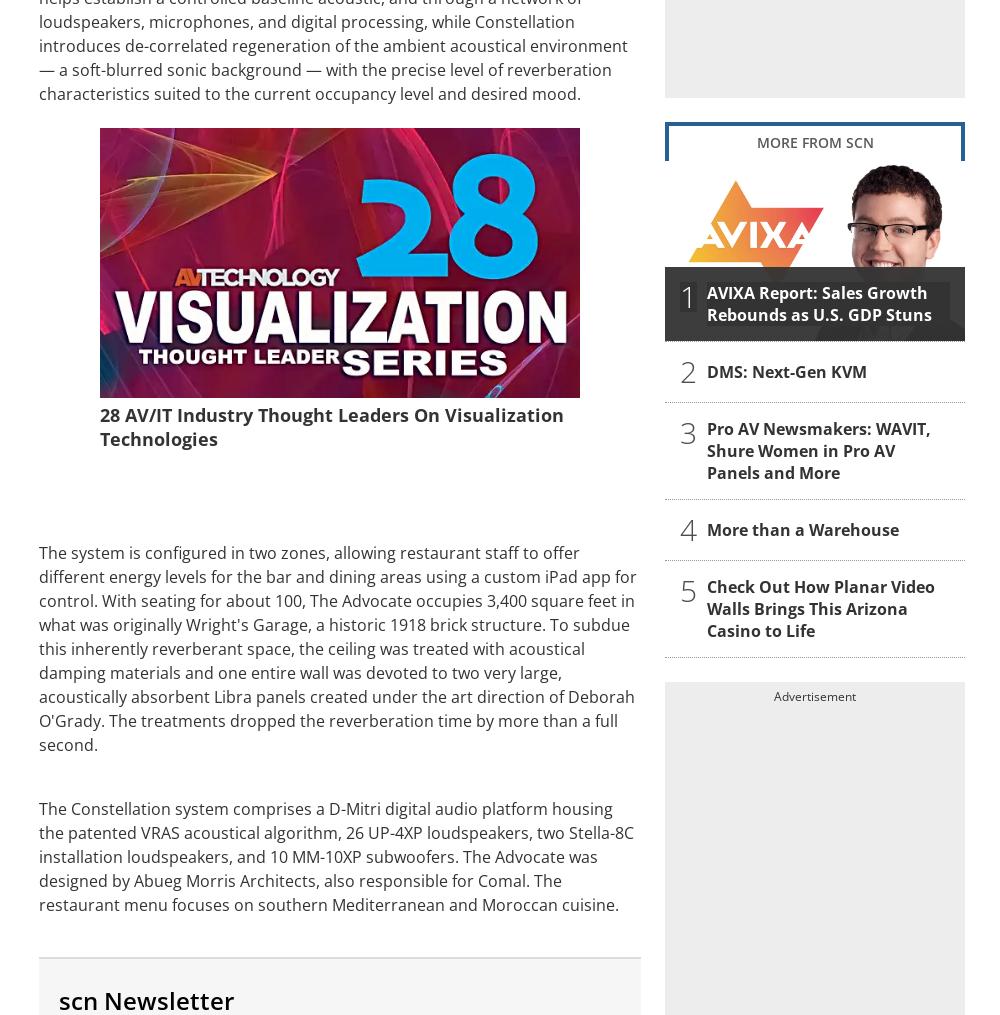 Image resolution: width=1000 pixels, height=1015 pixels. What do you see at coordinates (688, 370) in the screenshot?
I see `'2'` at bounding box center [688, 370].